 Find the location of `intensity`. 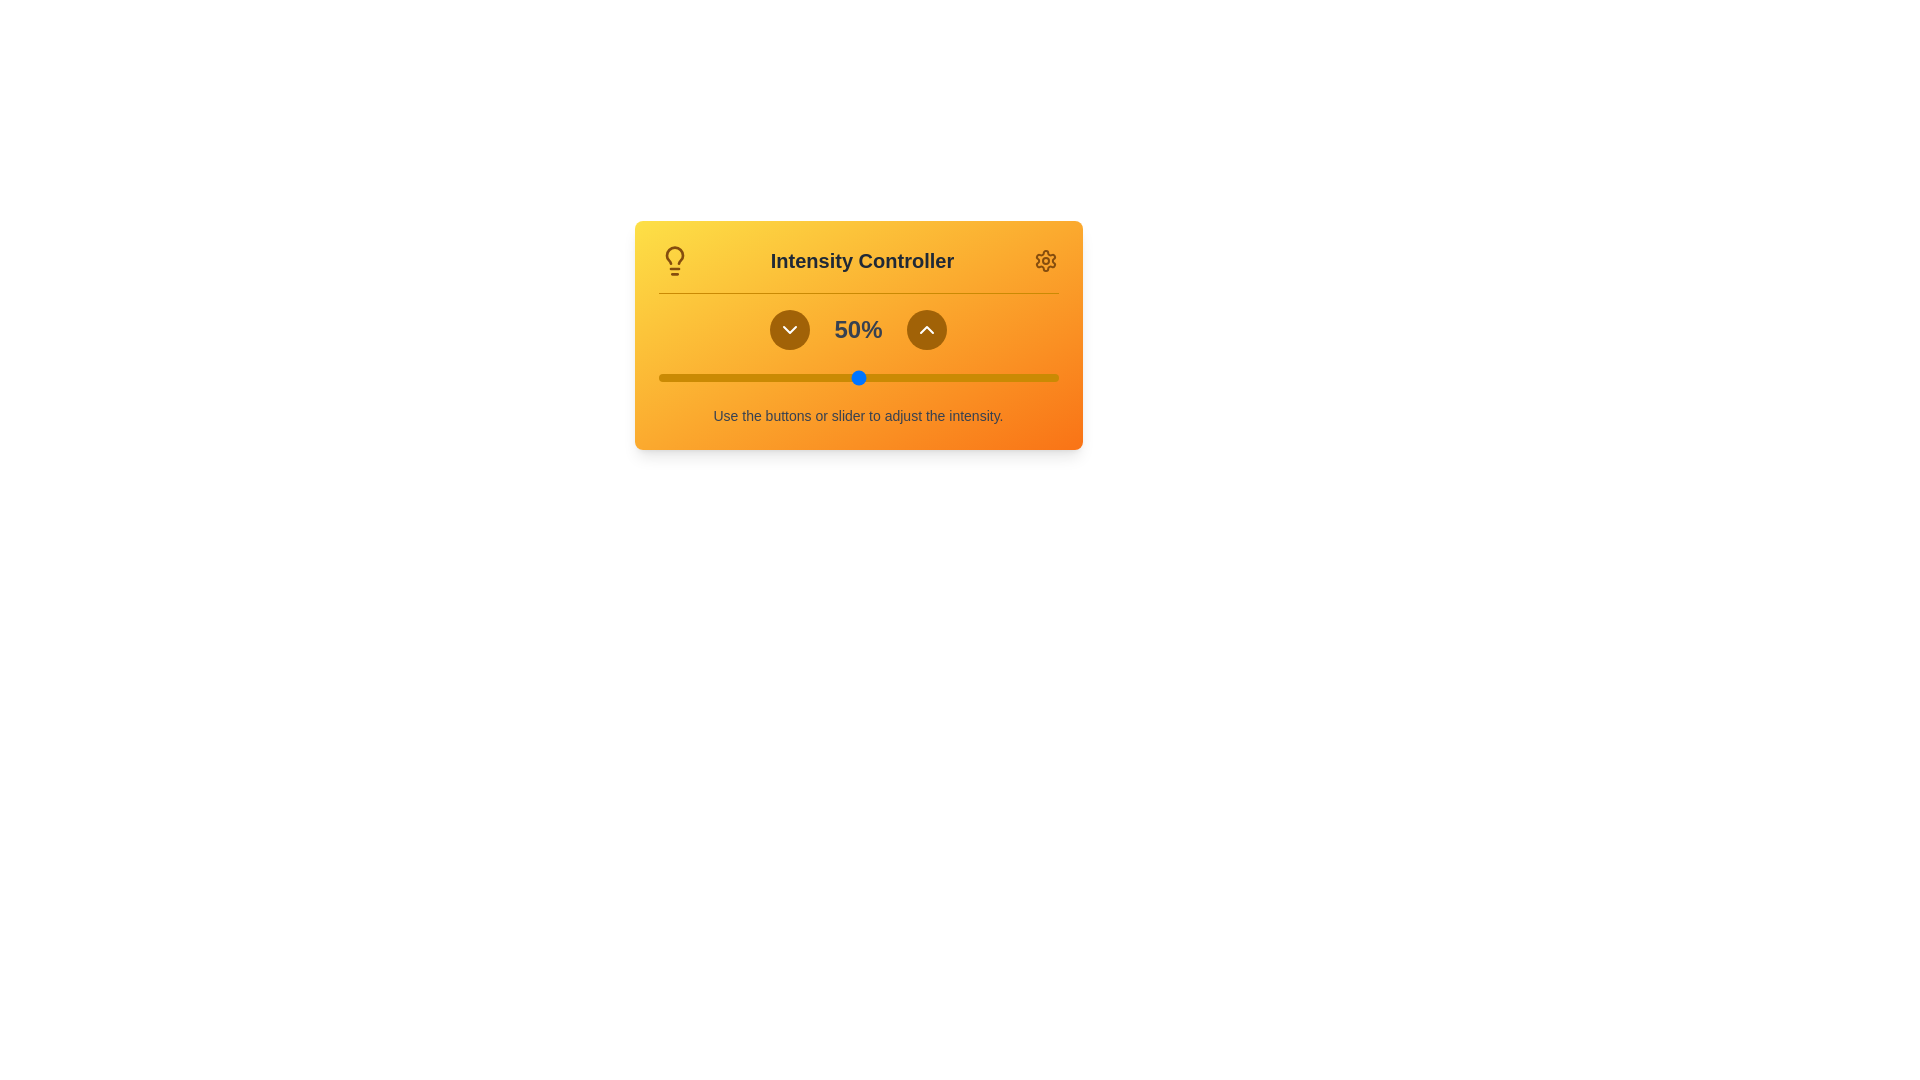

intensity is located at coordinates (690, 378).